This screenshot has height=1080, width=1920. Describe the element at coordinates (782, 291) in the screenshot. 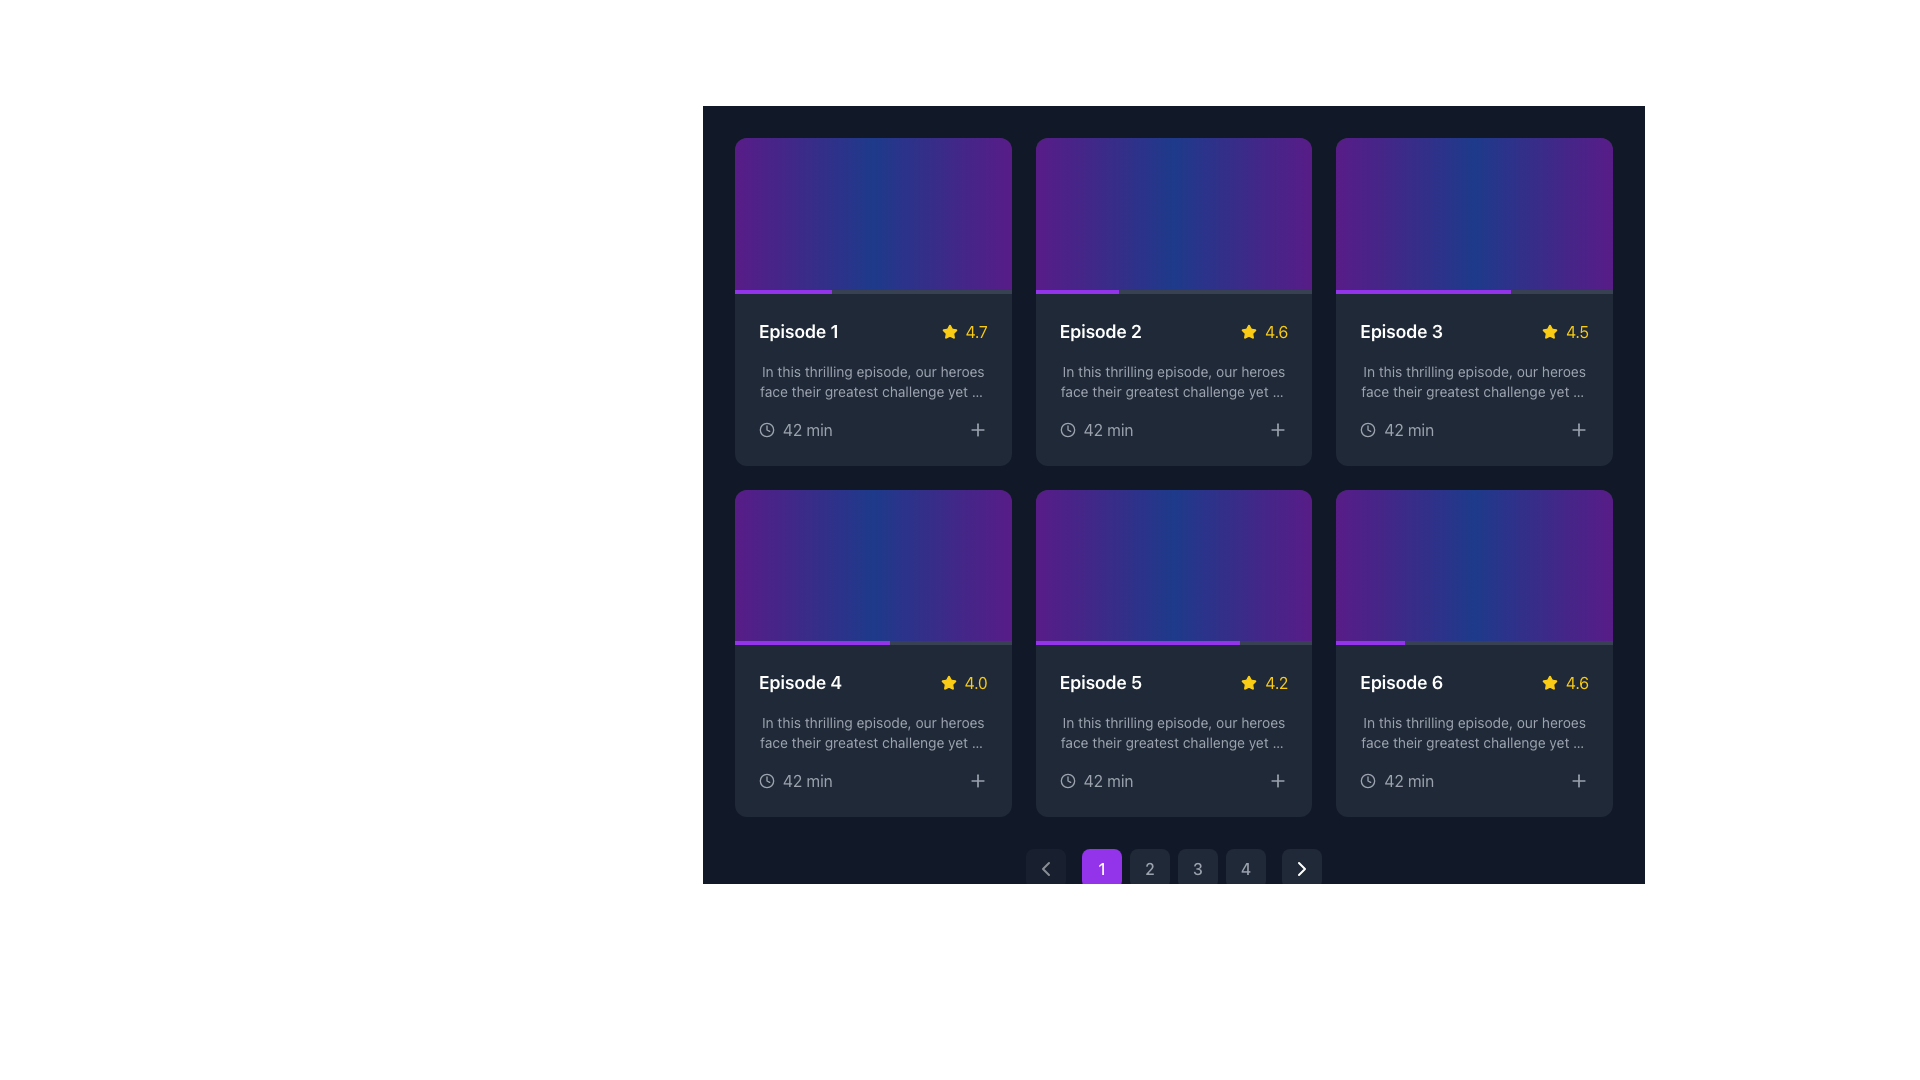

I see `style attributes of the progress bar segment located at the bottom of the first card in the grid layout using developer tools` at that location.